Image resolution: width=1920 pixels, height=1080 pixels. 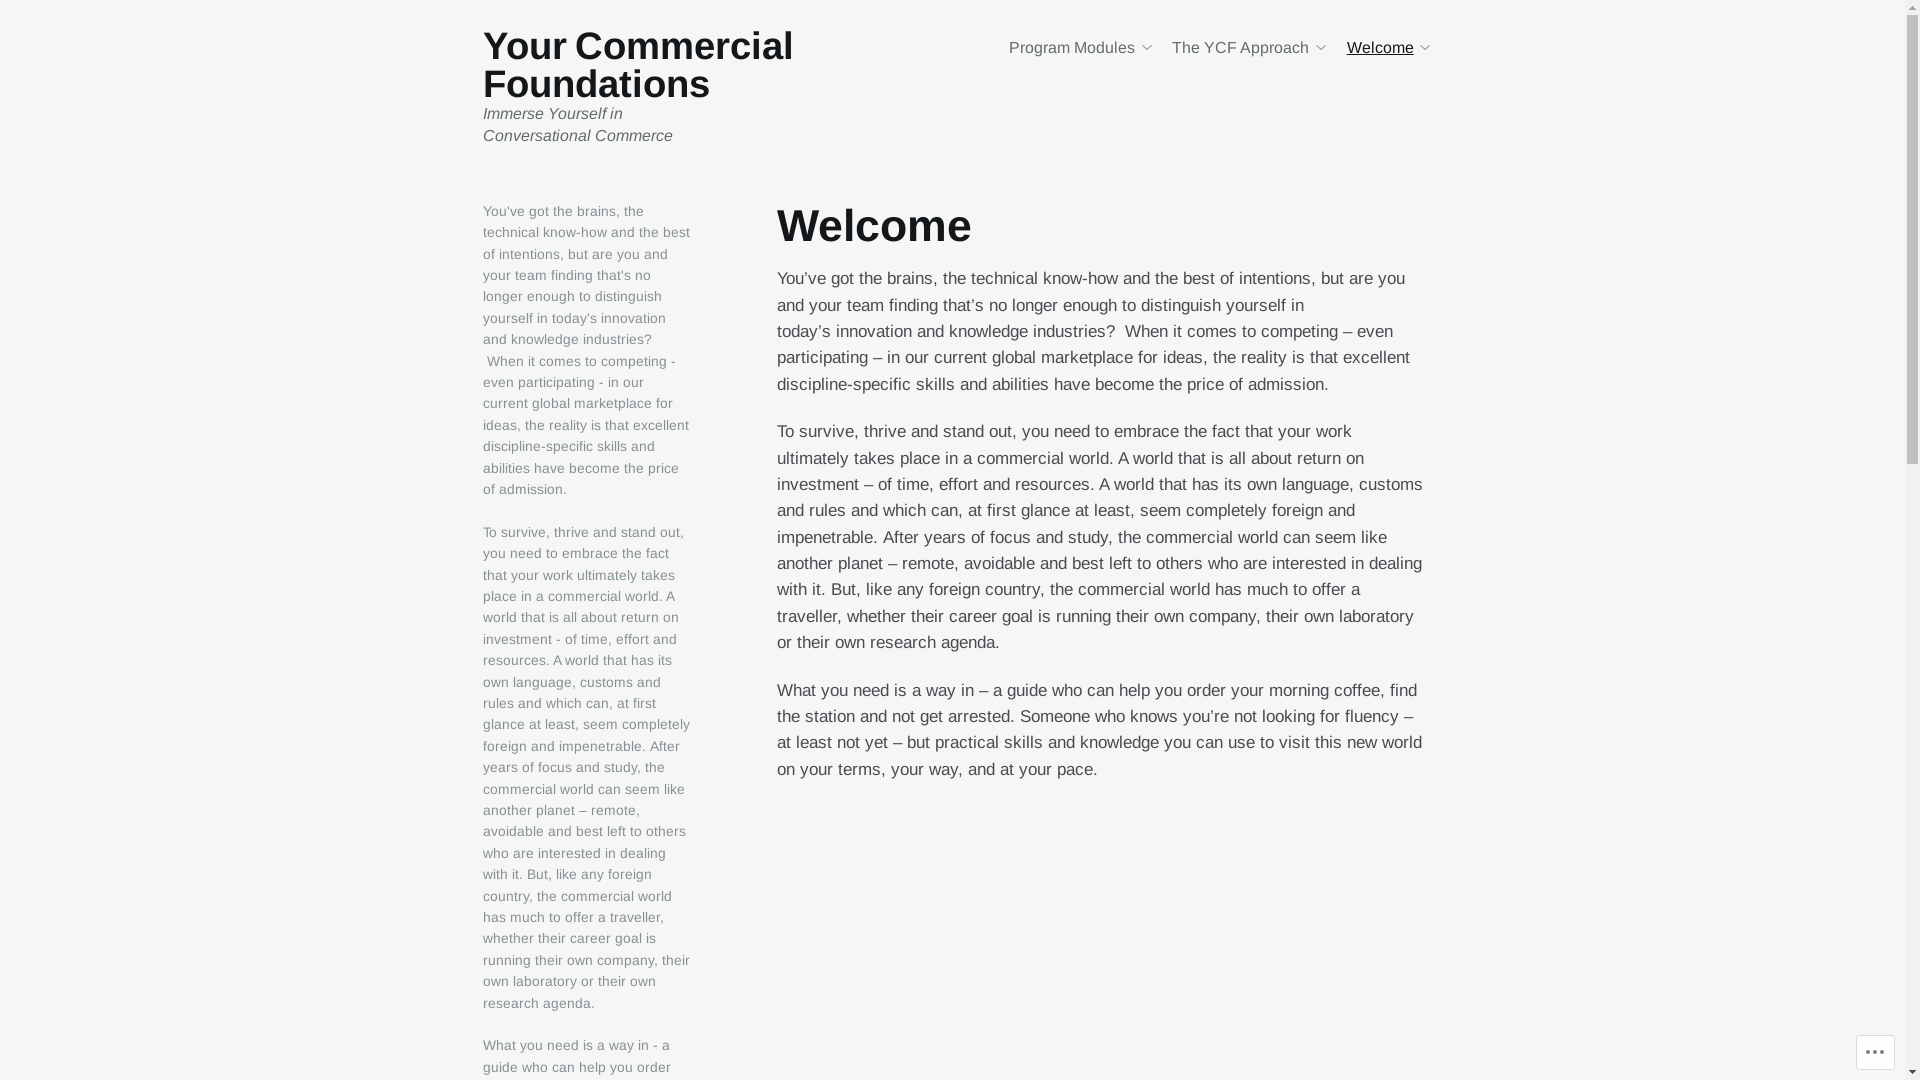 What do you see at coordinates (1079, 46) in the screenshot?
I see `'Program Modules'` at bounding box center [1079, 46].